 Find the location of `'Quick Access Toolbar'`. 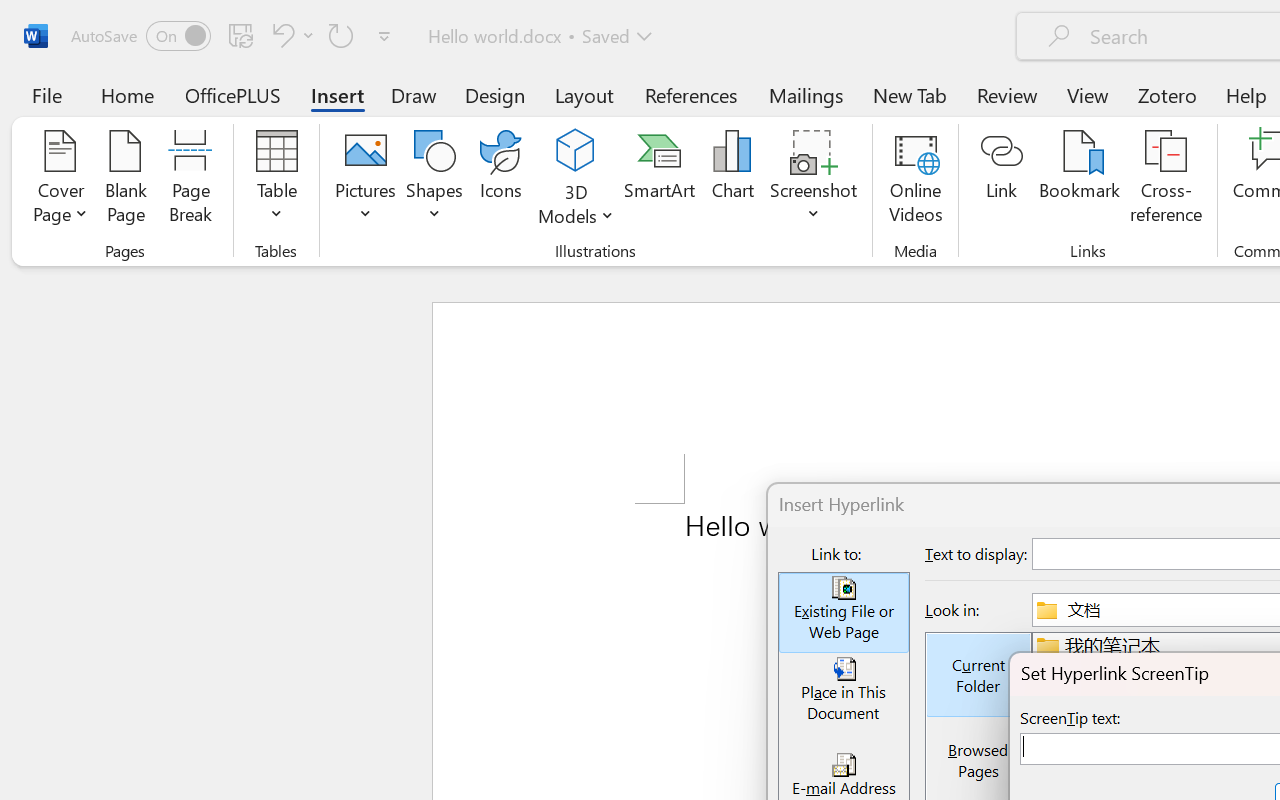

'Quick Access Toolbar' is located at coordinates (234, 35).